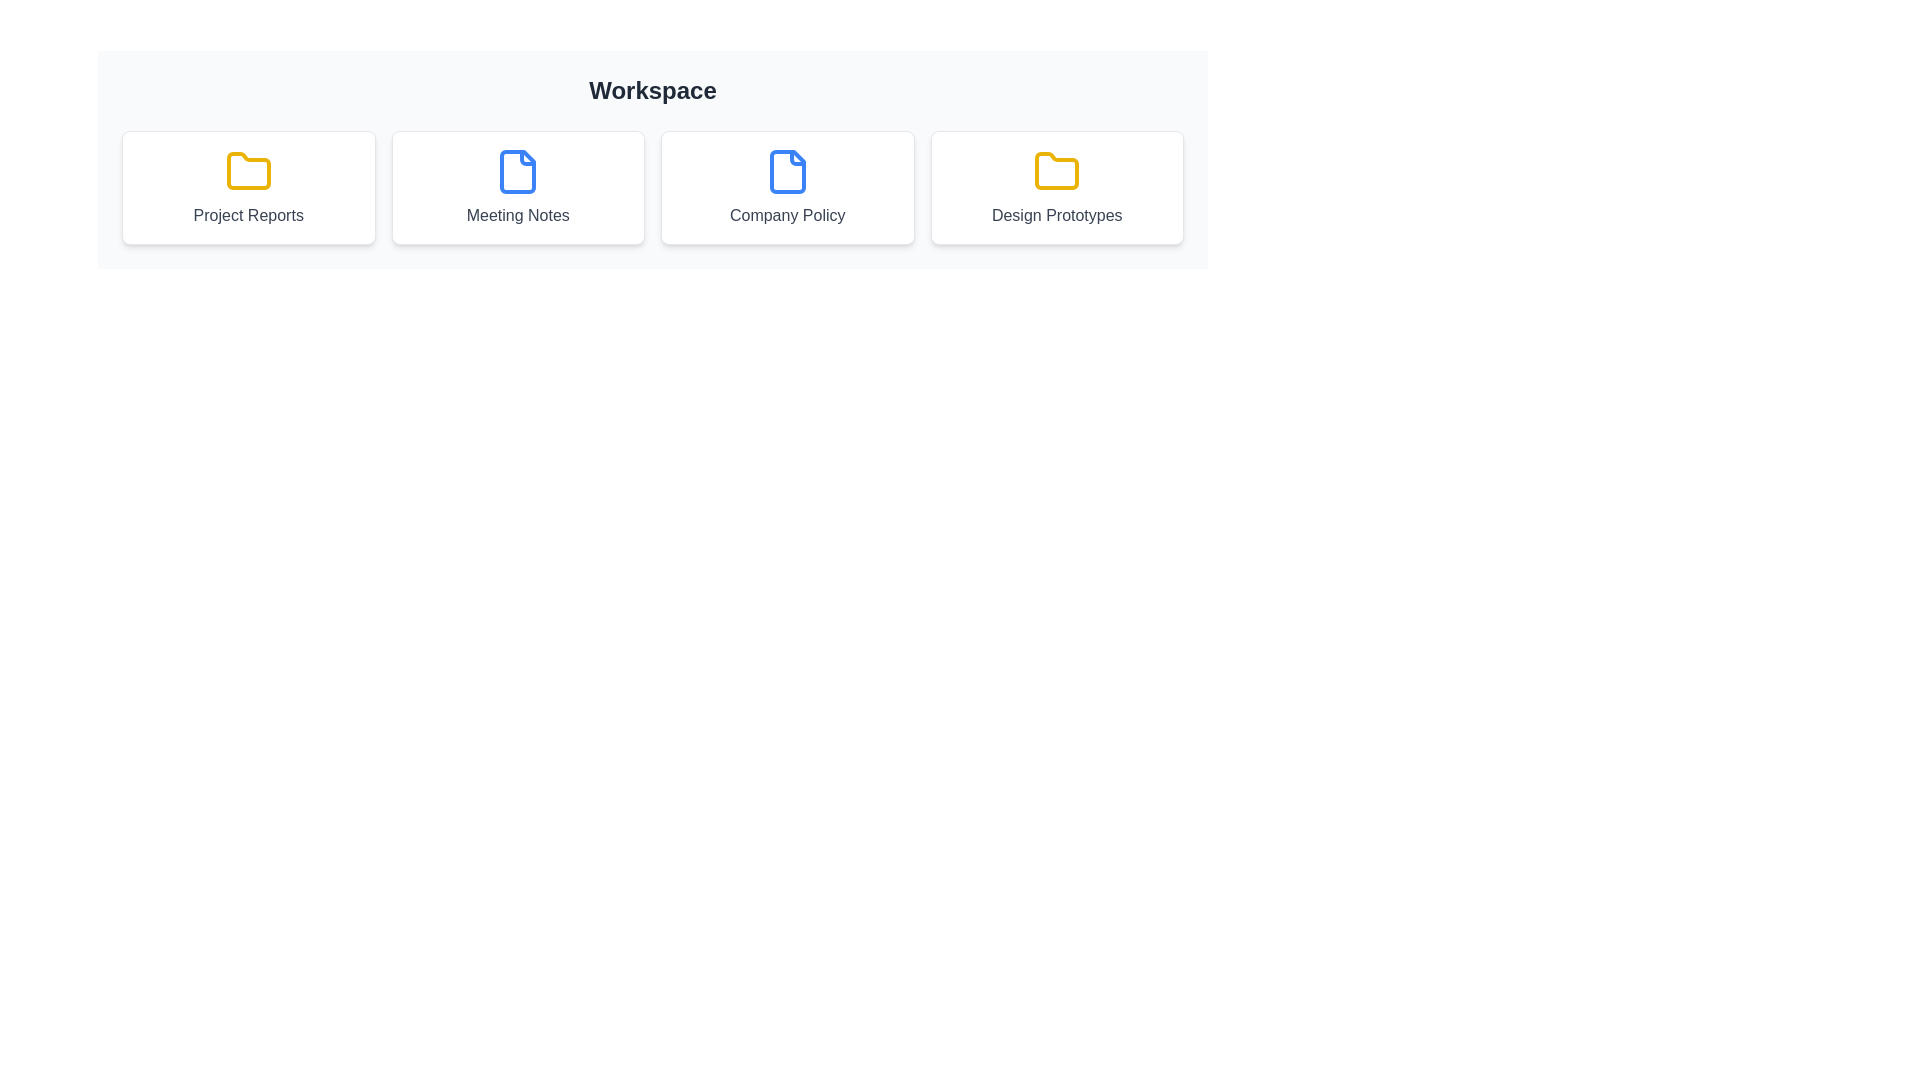 The image size is (1920, 1080). What do you see at coordinates (652, 91) in the screenshot?
I see `header text located at the center top of the layout, which indicates the content or purpose of the associated section` at bounding box center [652, 91].